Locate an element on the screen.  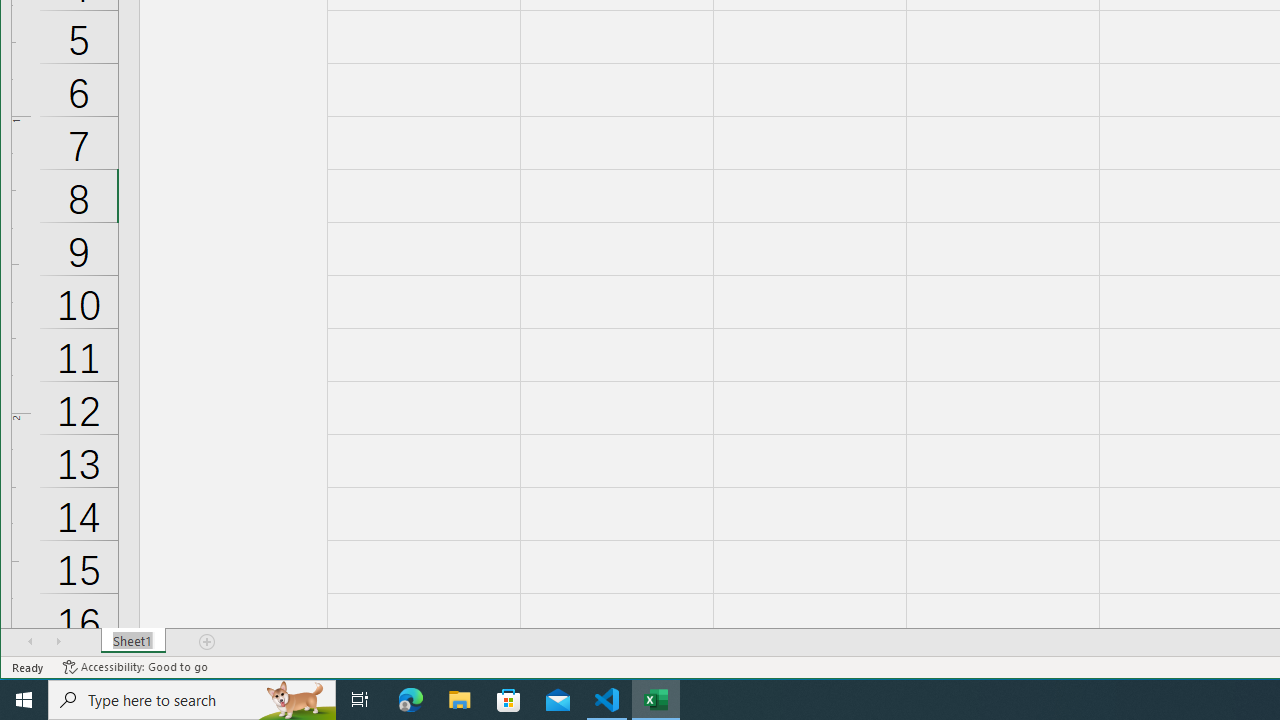
'Scroll Right' is located at coordinates (58, 641).